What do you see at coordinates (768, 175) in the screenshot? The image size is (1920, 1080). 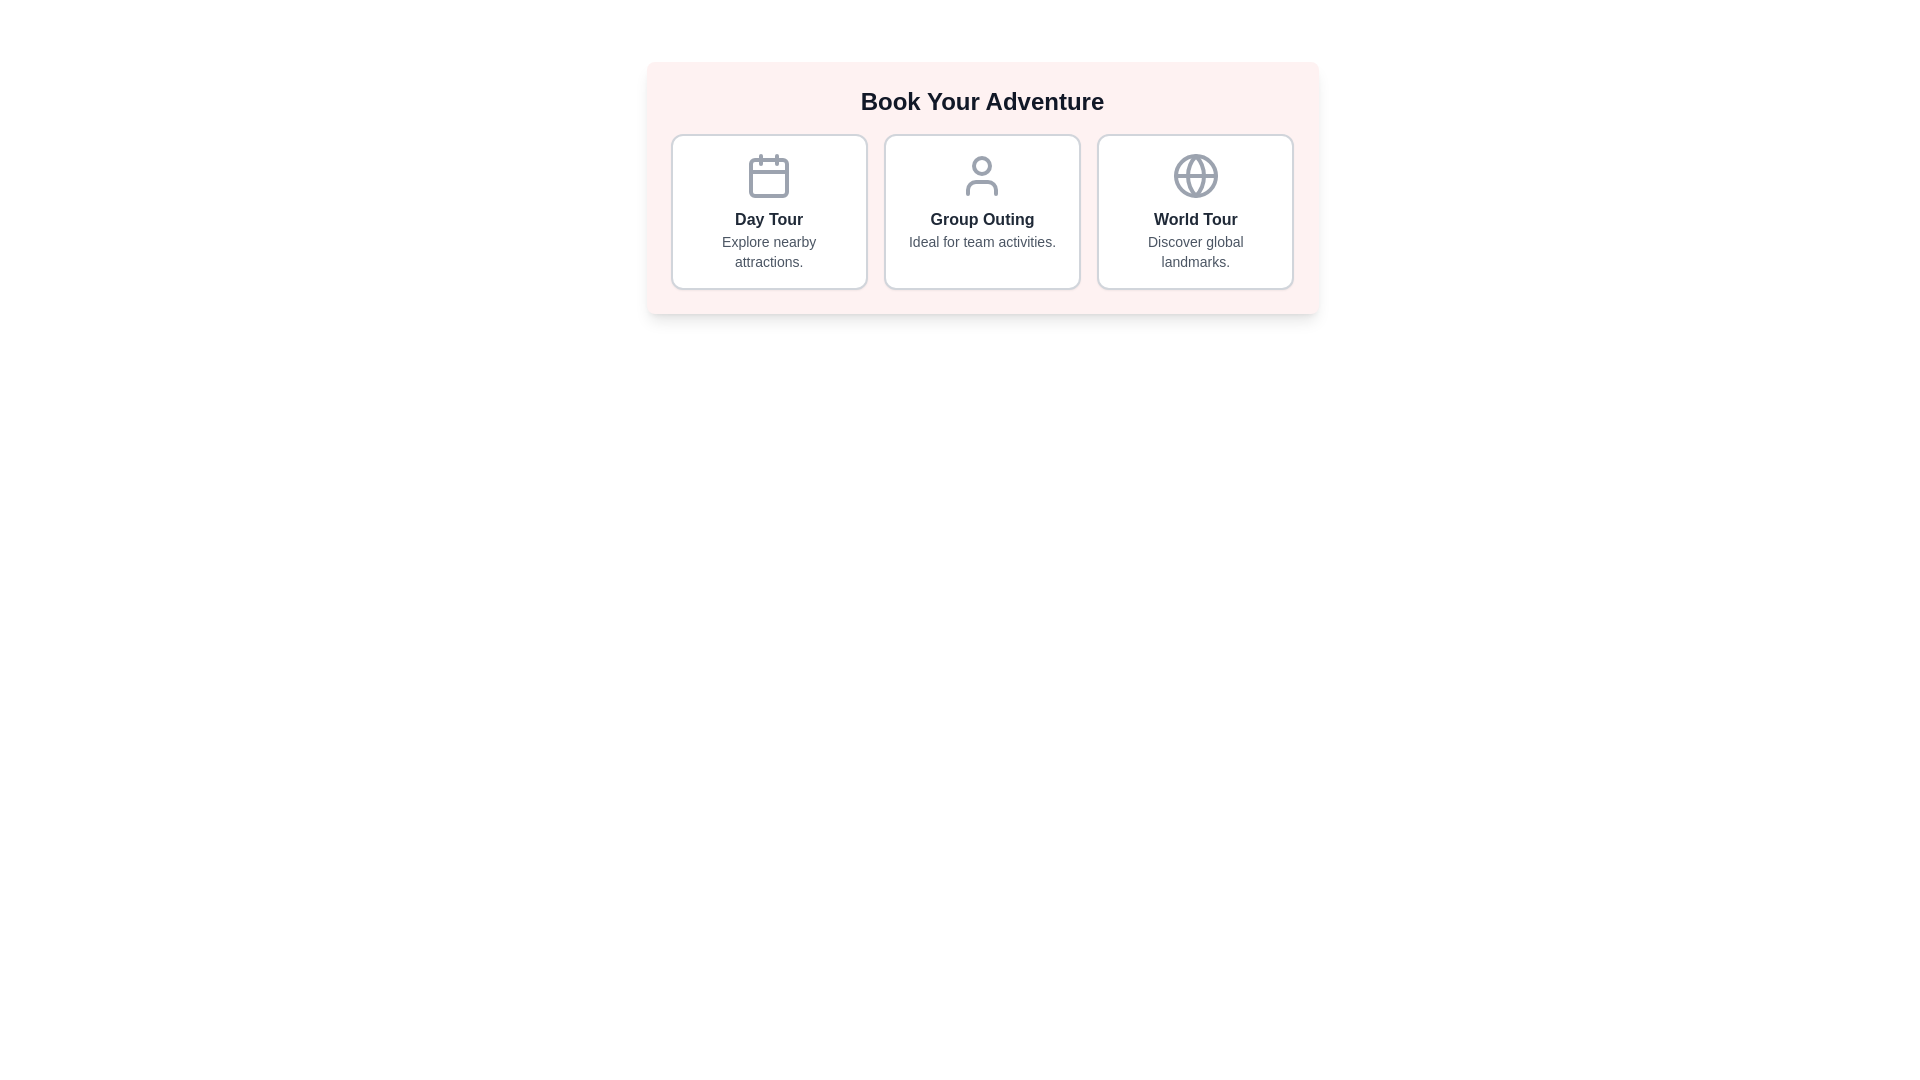 I see `the gray calendar icon located in the 'Day Tour' panel, which features descriptive text below it` at bounding box center [768, 175].